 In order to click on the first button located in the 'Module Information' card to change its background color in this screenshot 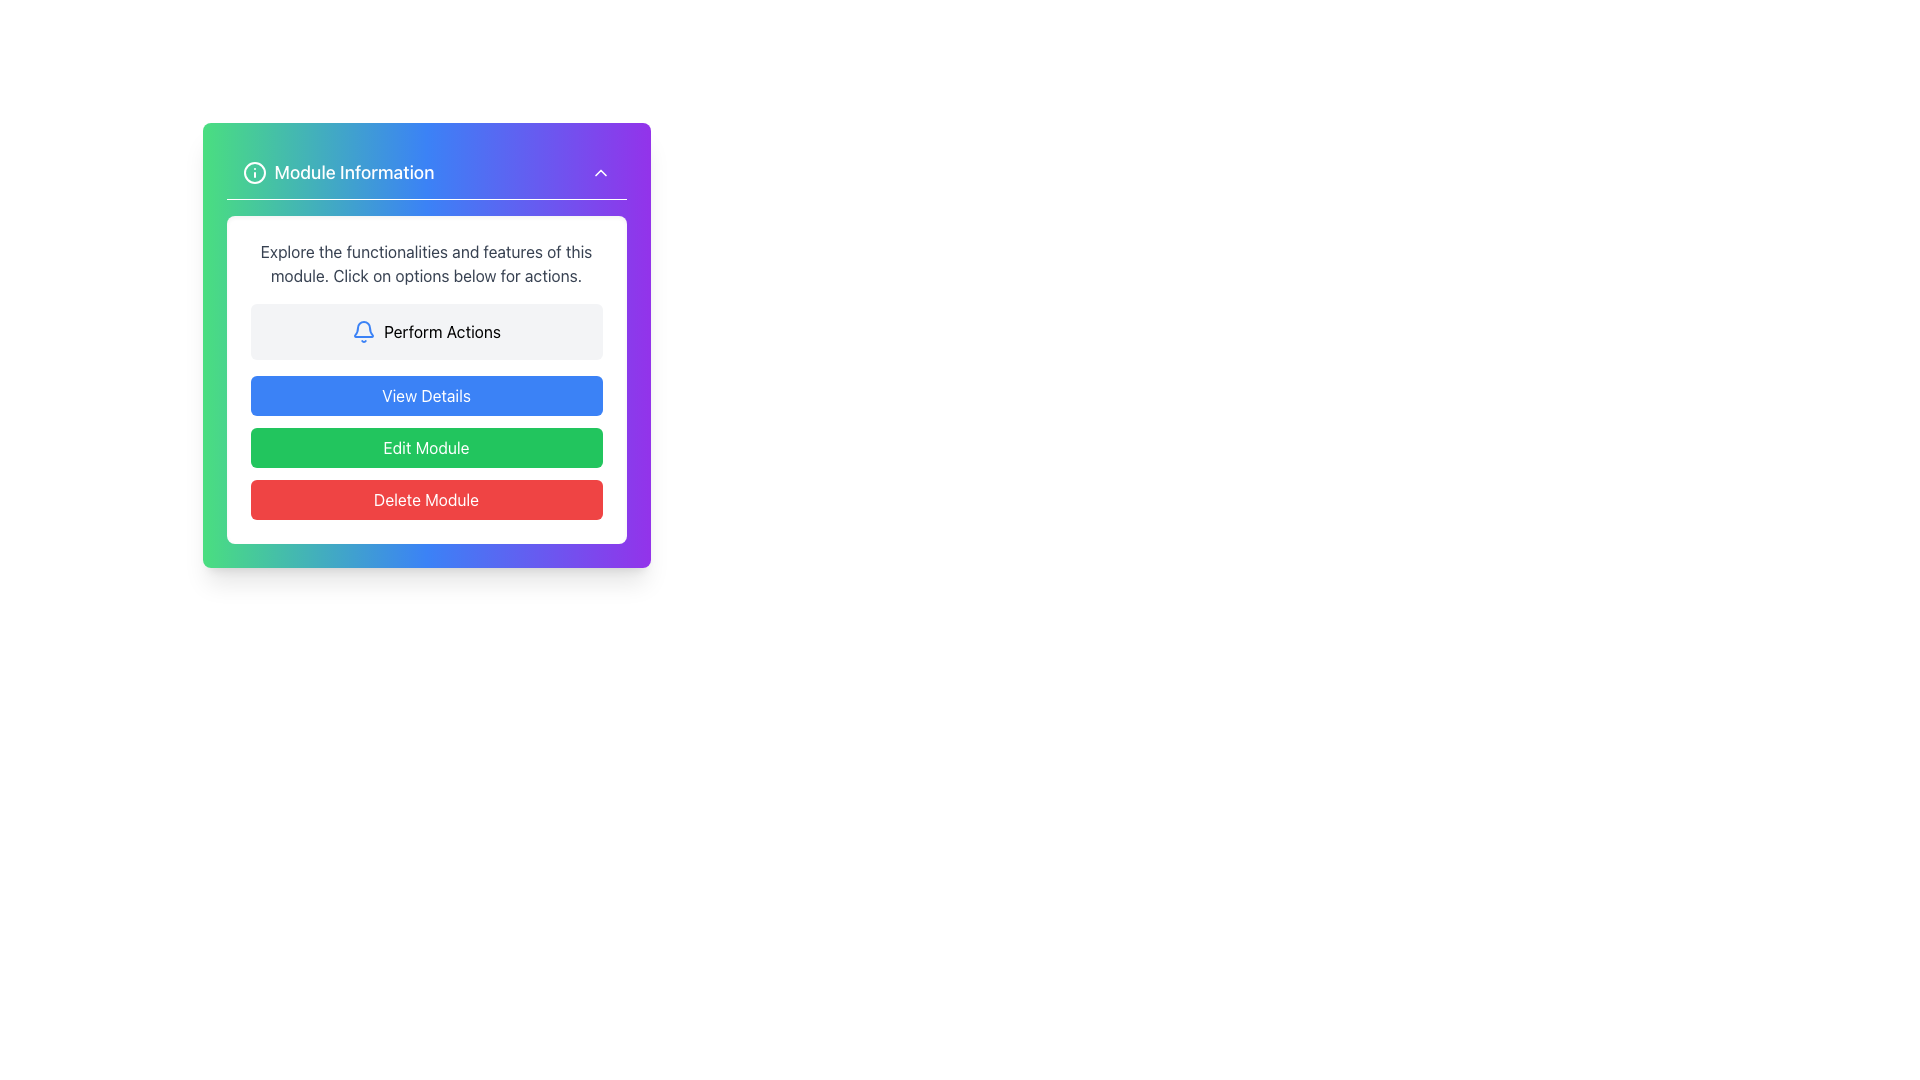, I will do `click(425, 330)`.